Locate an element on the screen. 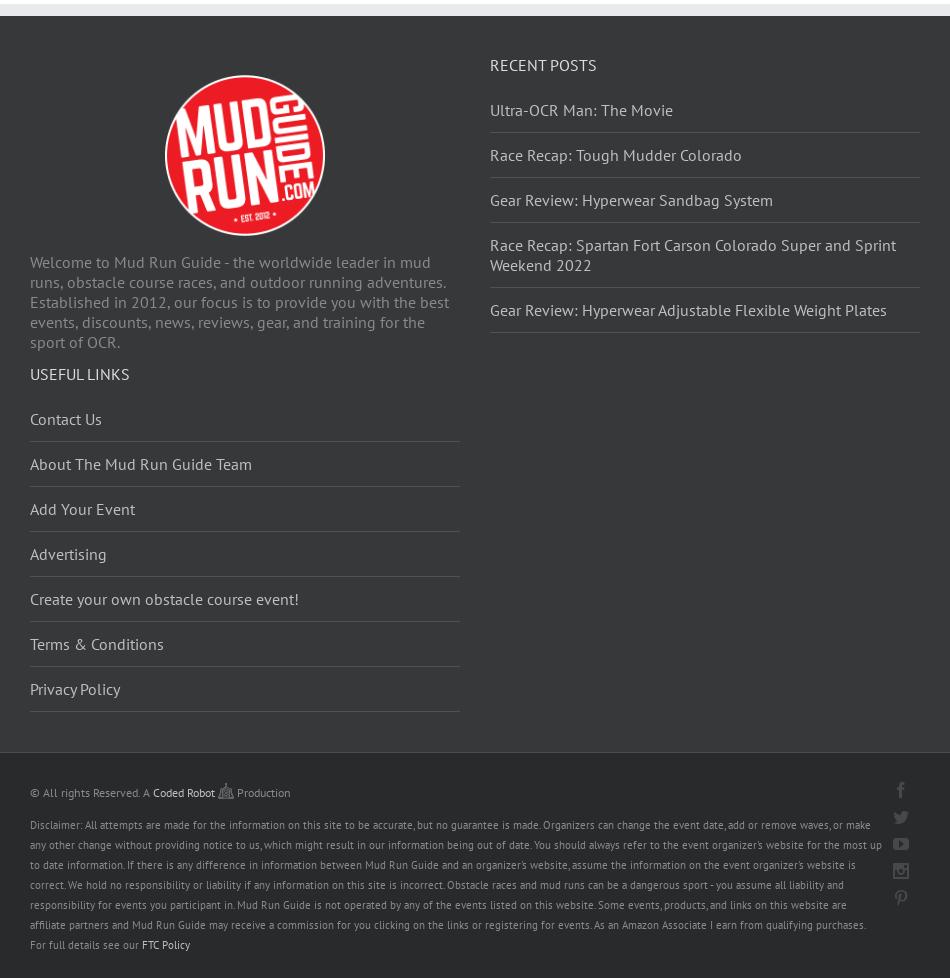 This screenshot has height=978, width=950. 'Recent Posts' is located at coordinates (543, 63).